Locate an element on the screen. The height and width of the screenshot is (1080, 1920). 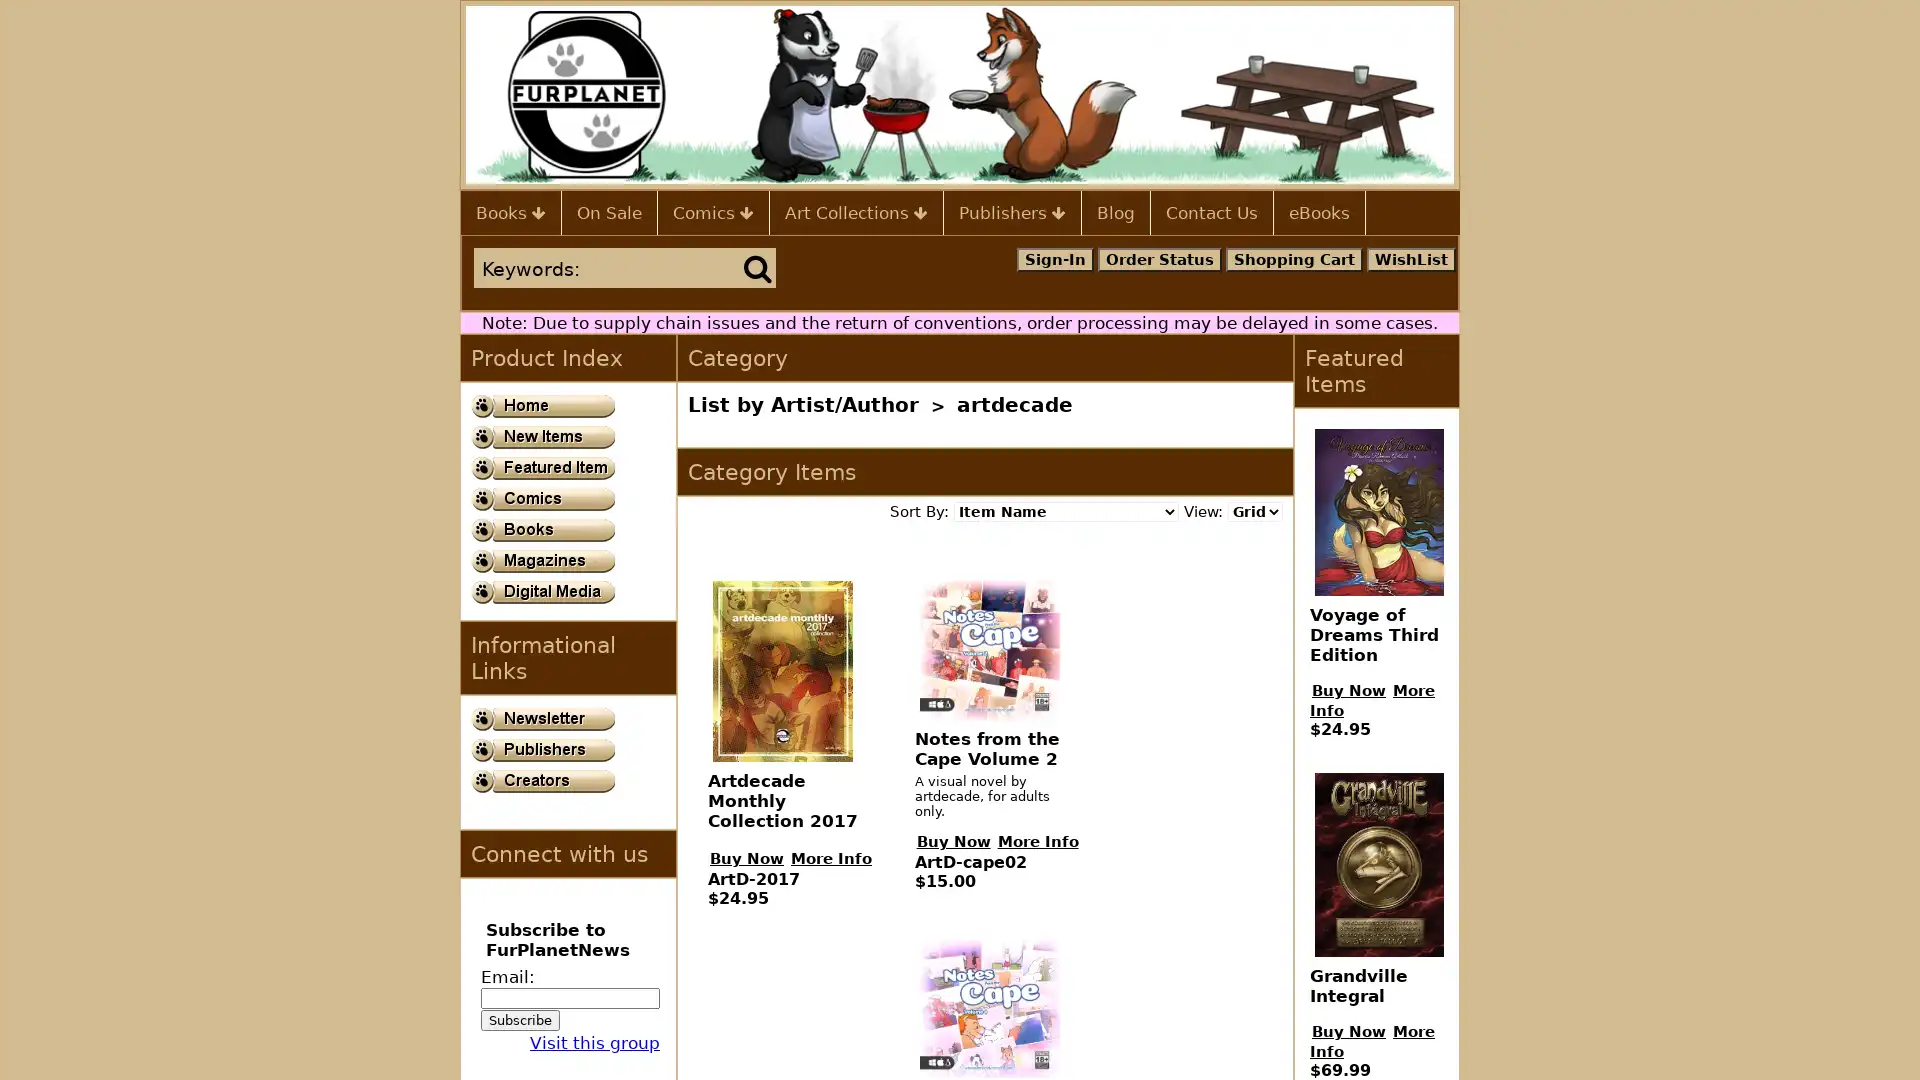
WishList is located at coordinates (1410, 257).